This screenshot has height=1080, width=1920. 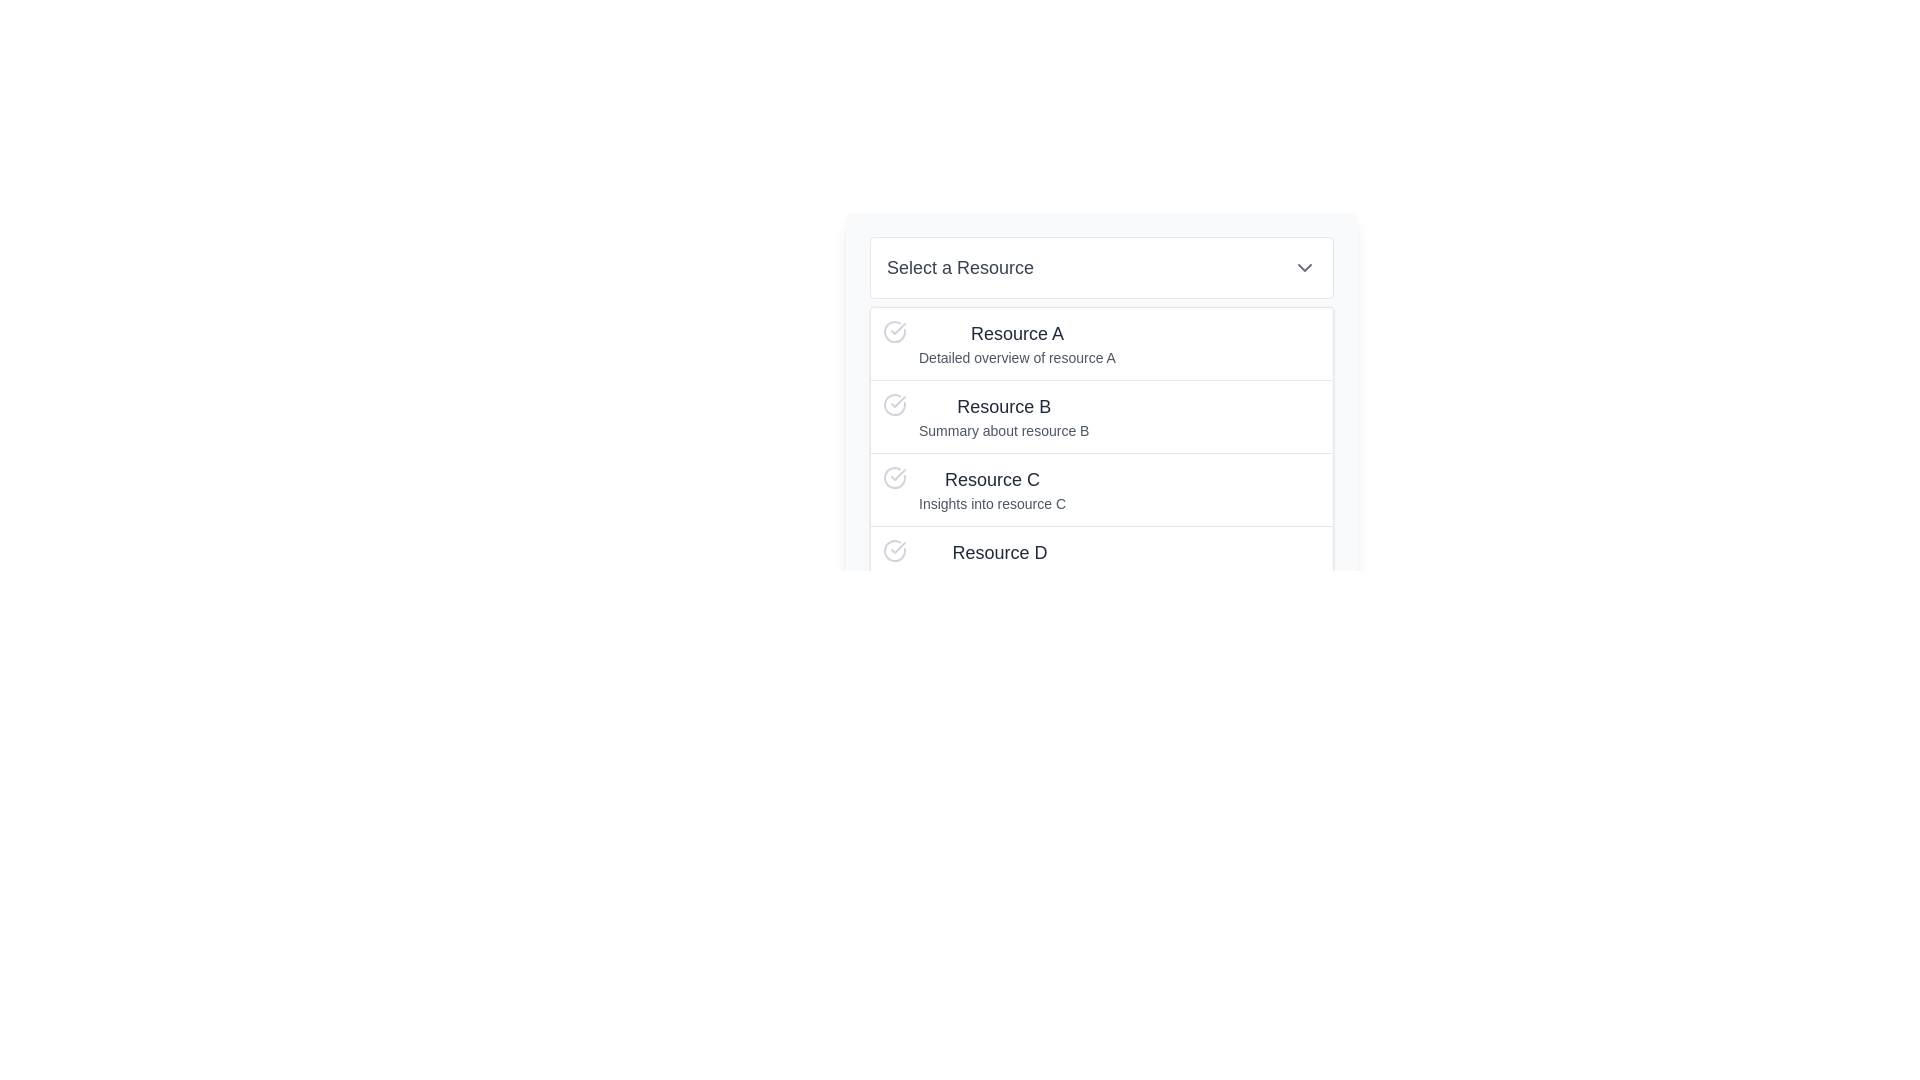 What do you see at coordinates (1004, 406) in the screenshot?
I see `the text label 'Resource B', which is styled in a larger bold font and dark gray, positioned as the title above the summary text in the list-like structure` at bounding box center [1004, 406].